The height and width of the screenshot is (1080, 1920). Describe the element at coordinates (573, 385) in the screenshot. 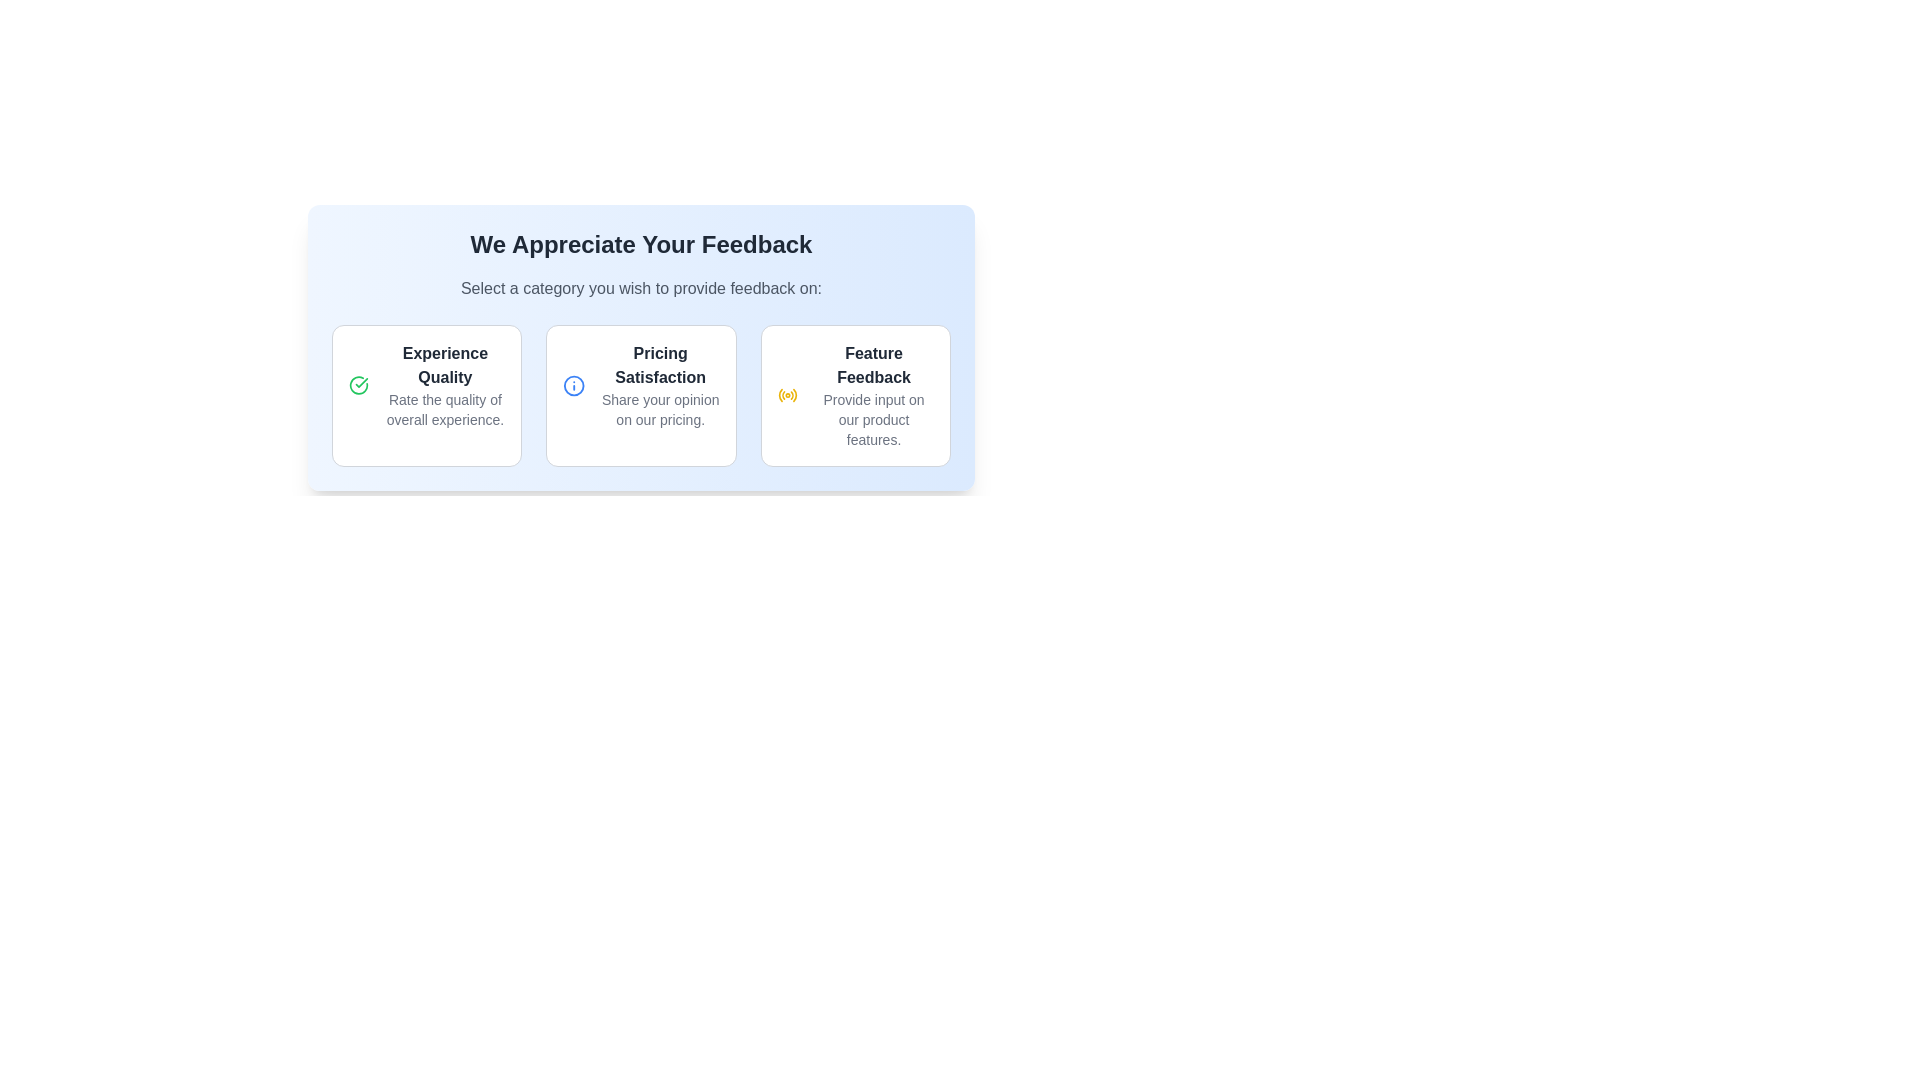

I see `the informational icon located in the middle of the 'Pricing Satisfaction' card, which is part of the three horizontally displayed cards under the 'We Appreciate Your Feedback' heading` at that location.